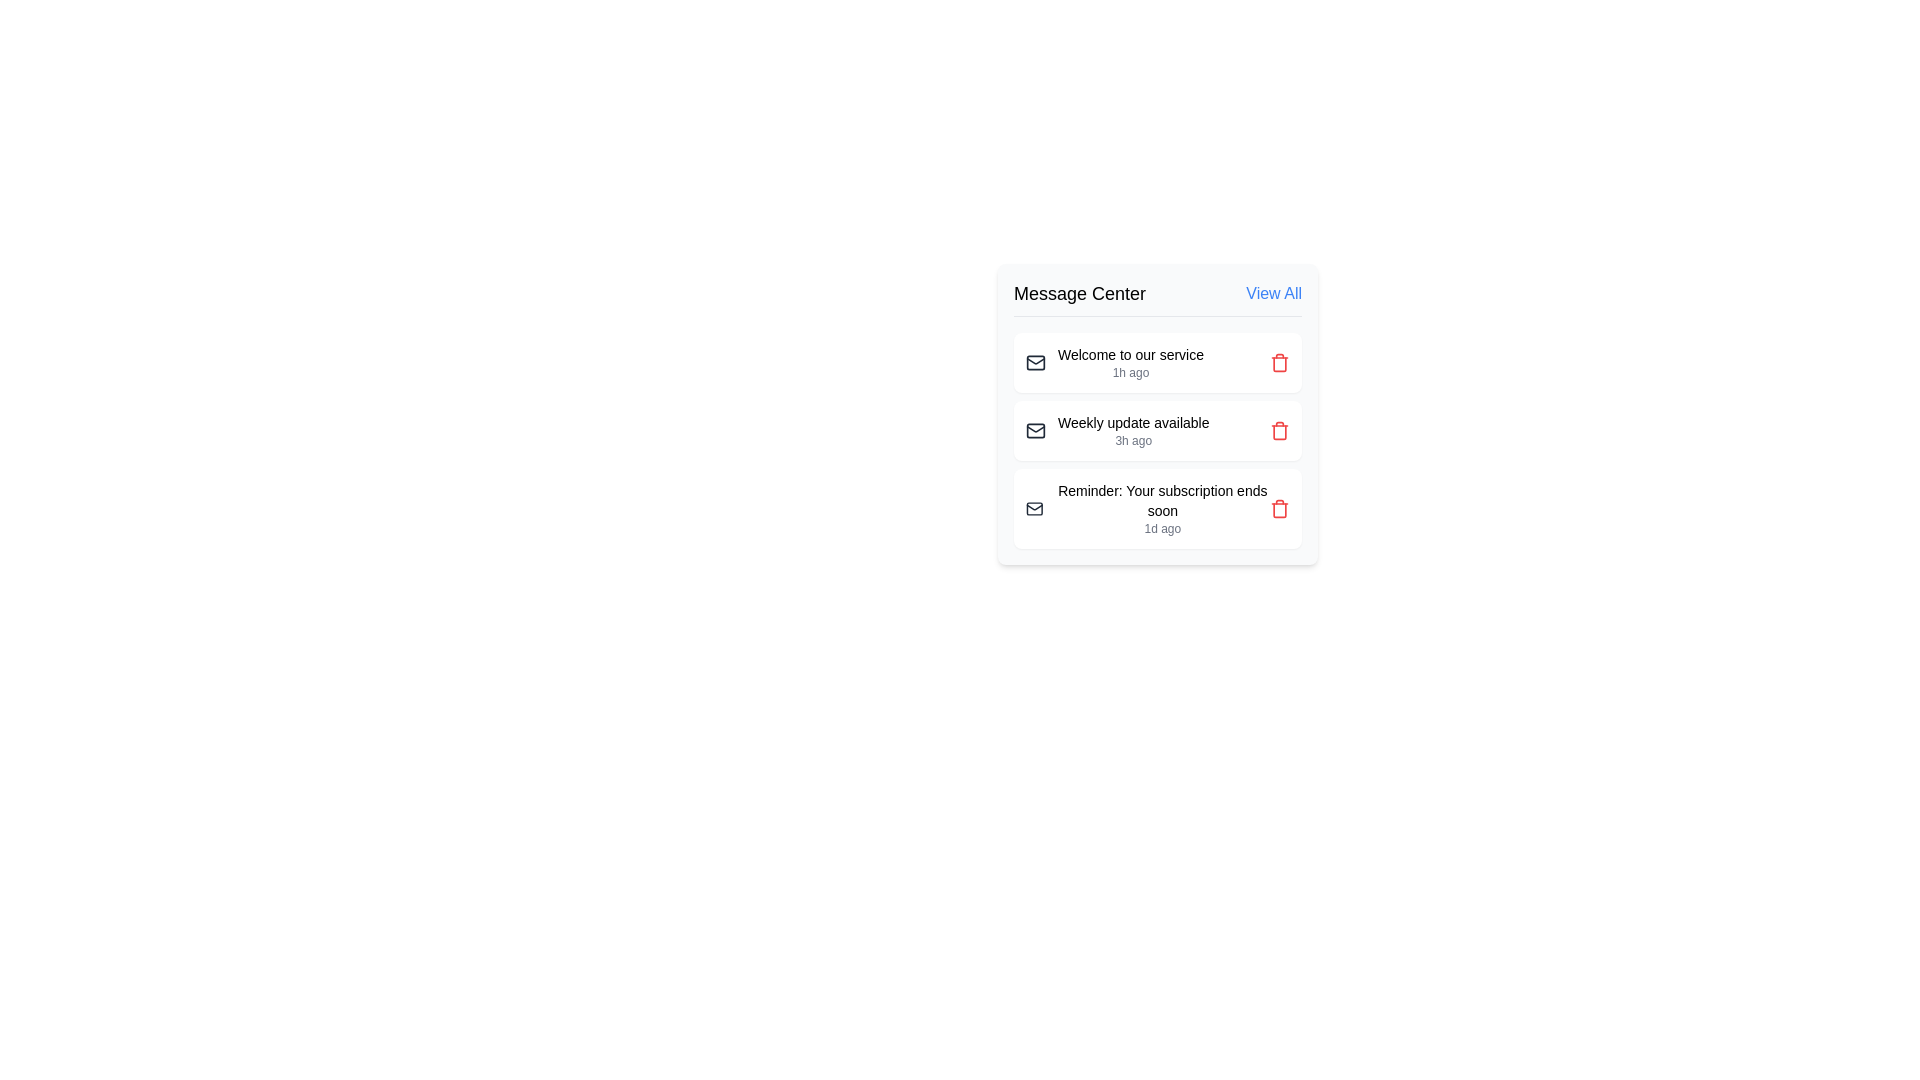 The image size is (1920, 1080). Describe the element at coordinates (1157, 508) in the screenshot. I see `the third item in the notification panel titled 'Message Center', which informs the user of an upcoming subscription expiration, located directly below 'Weekly update available'` at that location.